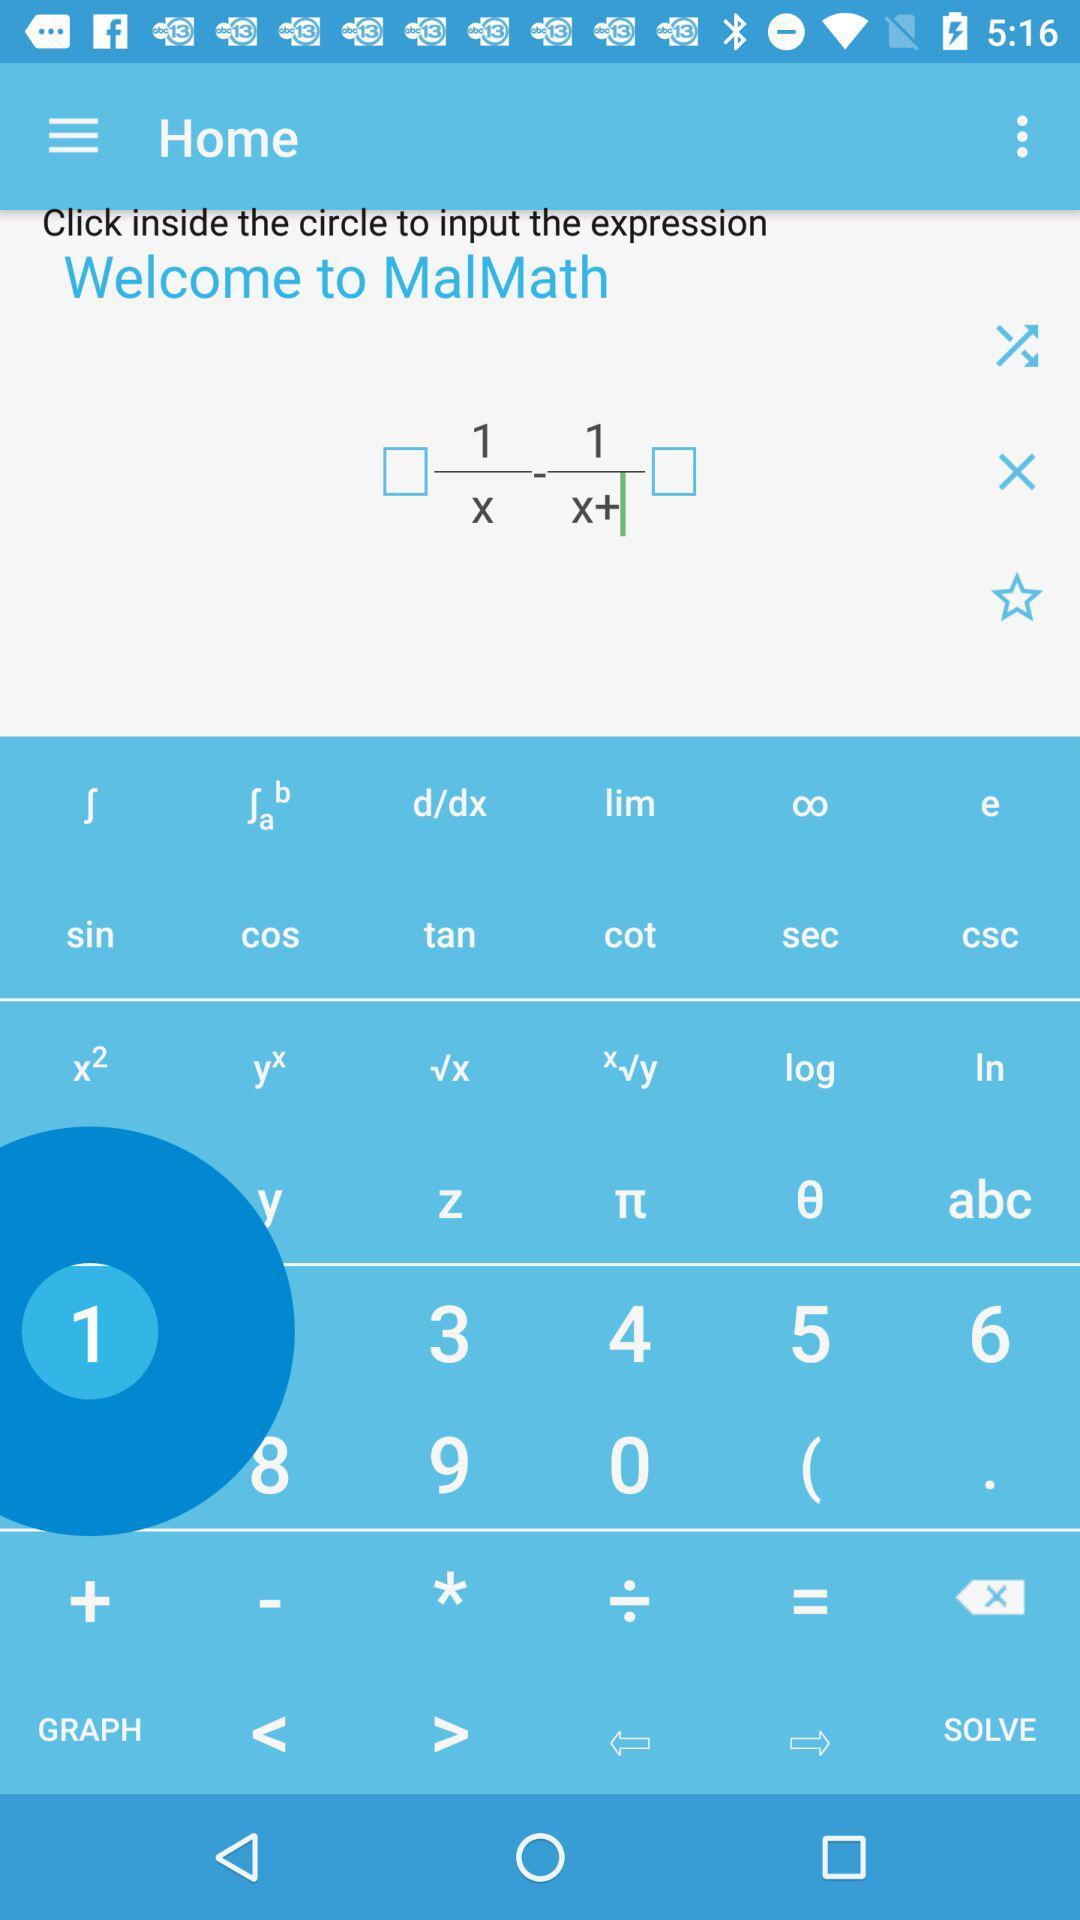 The height and width of the screenshot is (1920, 1080). I want to click on menu button, so click(1017, 596).